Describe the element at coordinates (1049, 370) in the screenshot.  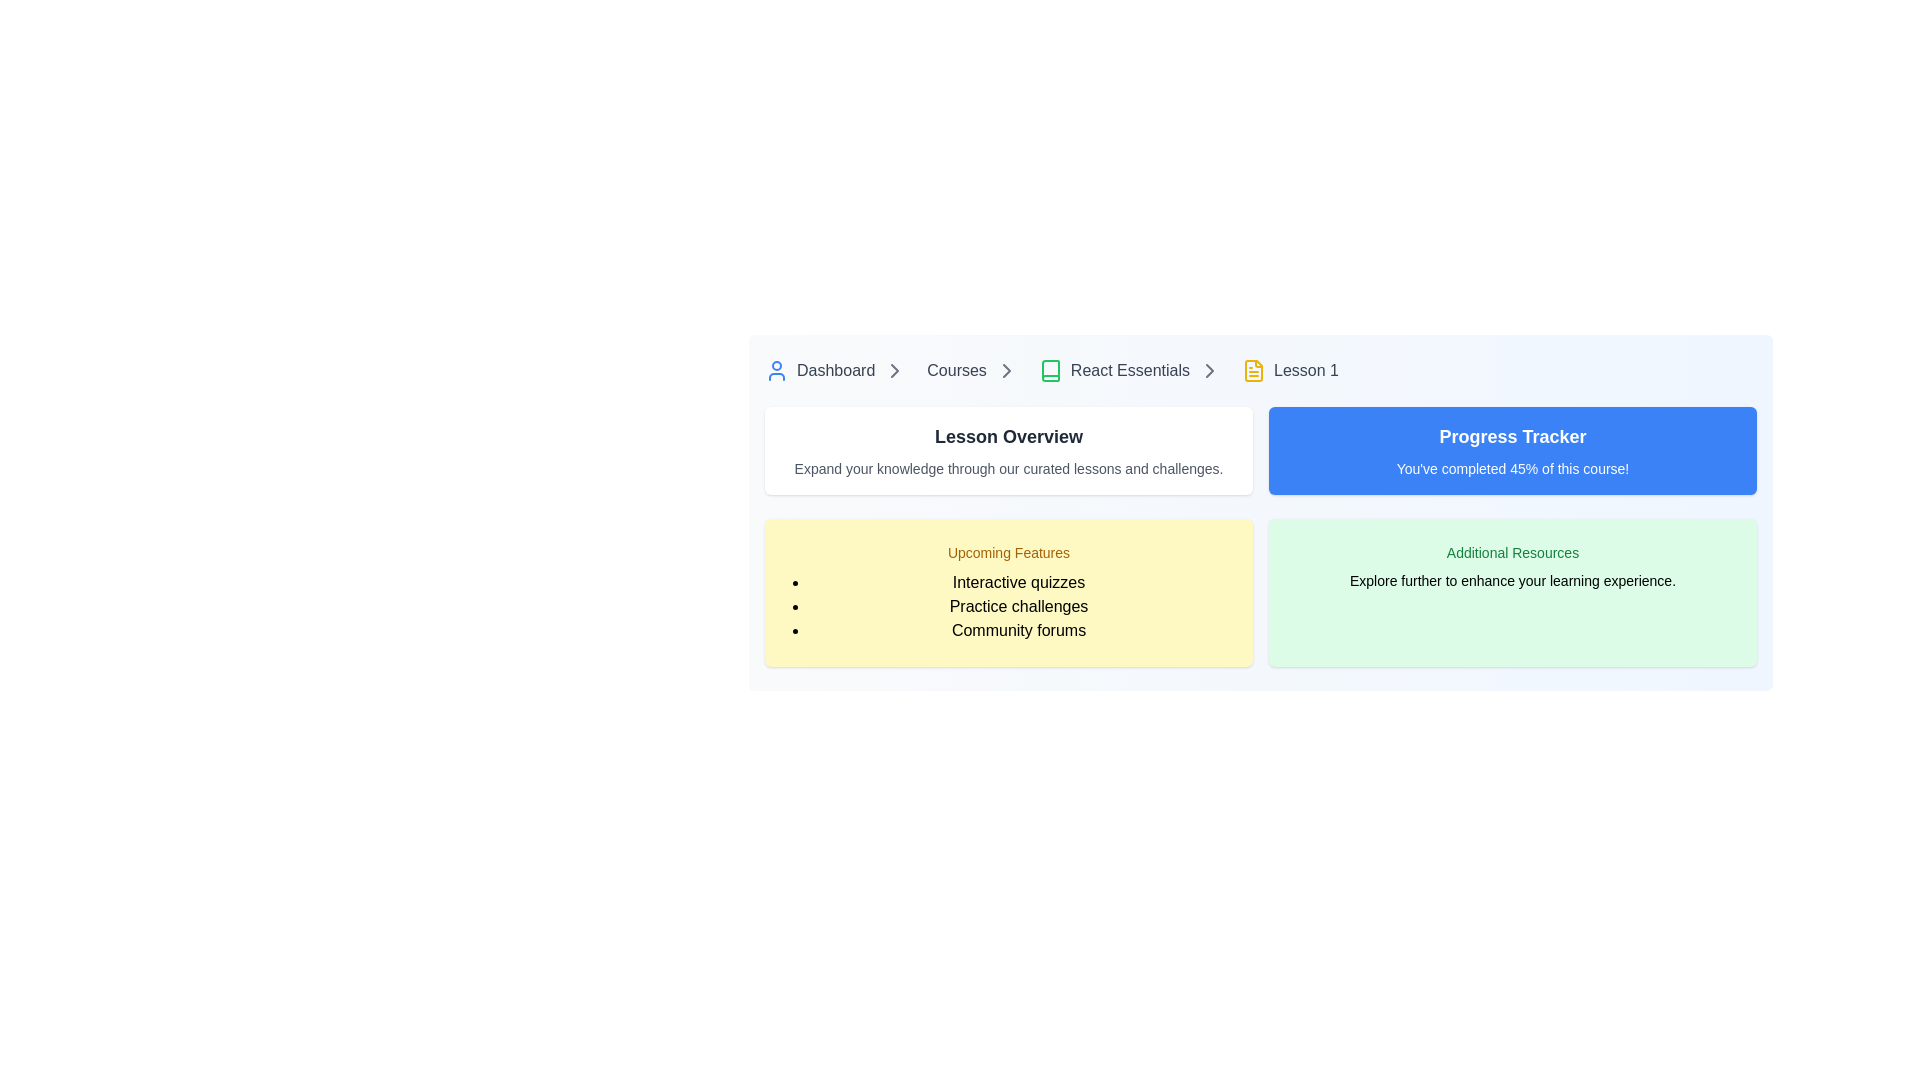
I see `the small green outlined book icon located near the label 'React Essentials' in the breadcrumb navigation bar` at that location.